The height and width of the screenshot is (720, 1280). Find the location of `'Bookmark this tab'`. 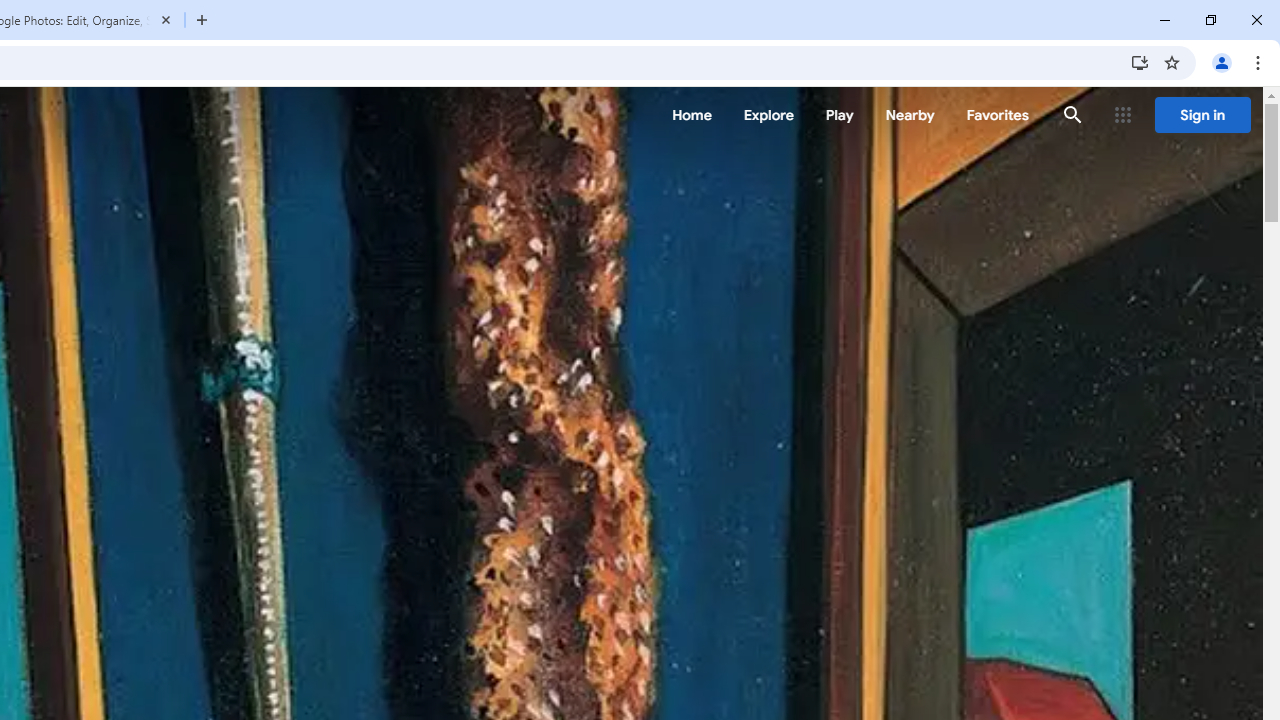

'Bookmark this tab' is located at coordinates (1171, 61).